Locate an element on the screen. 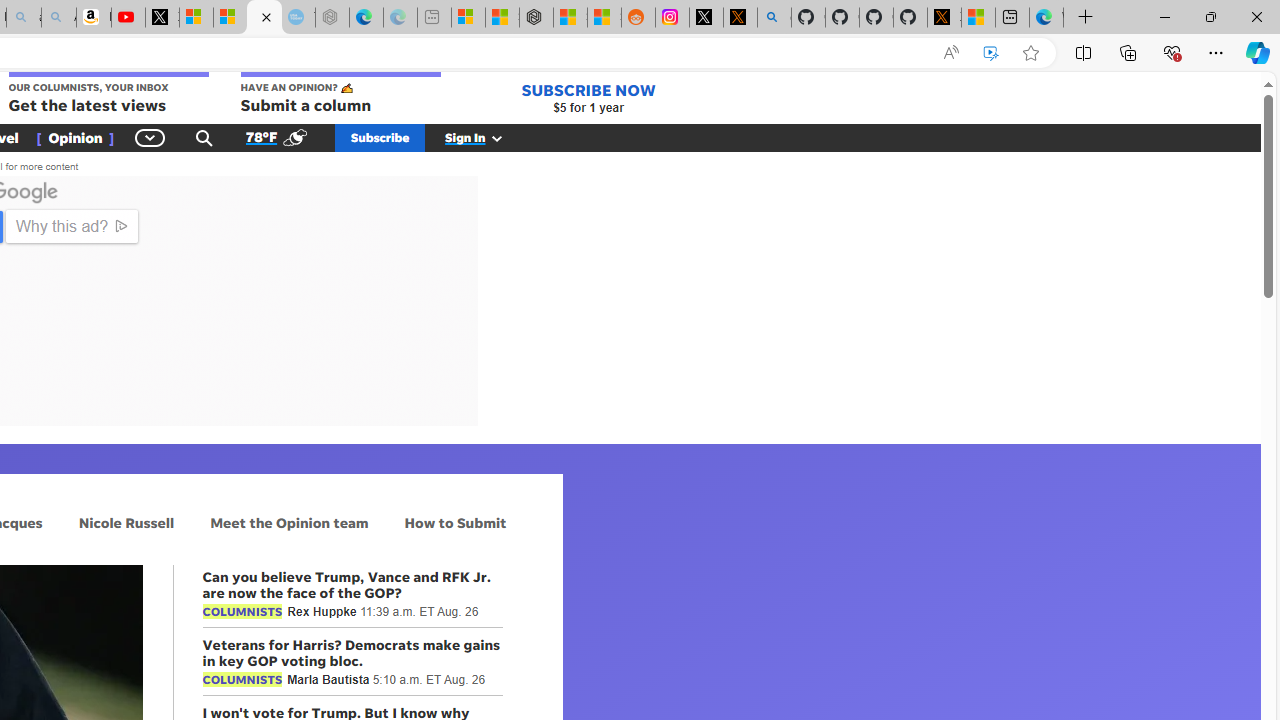 This screenshot has width=1280, height=720. 'Enhance video' is located at coordinates (991, 52).